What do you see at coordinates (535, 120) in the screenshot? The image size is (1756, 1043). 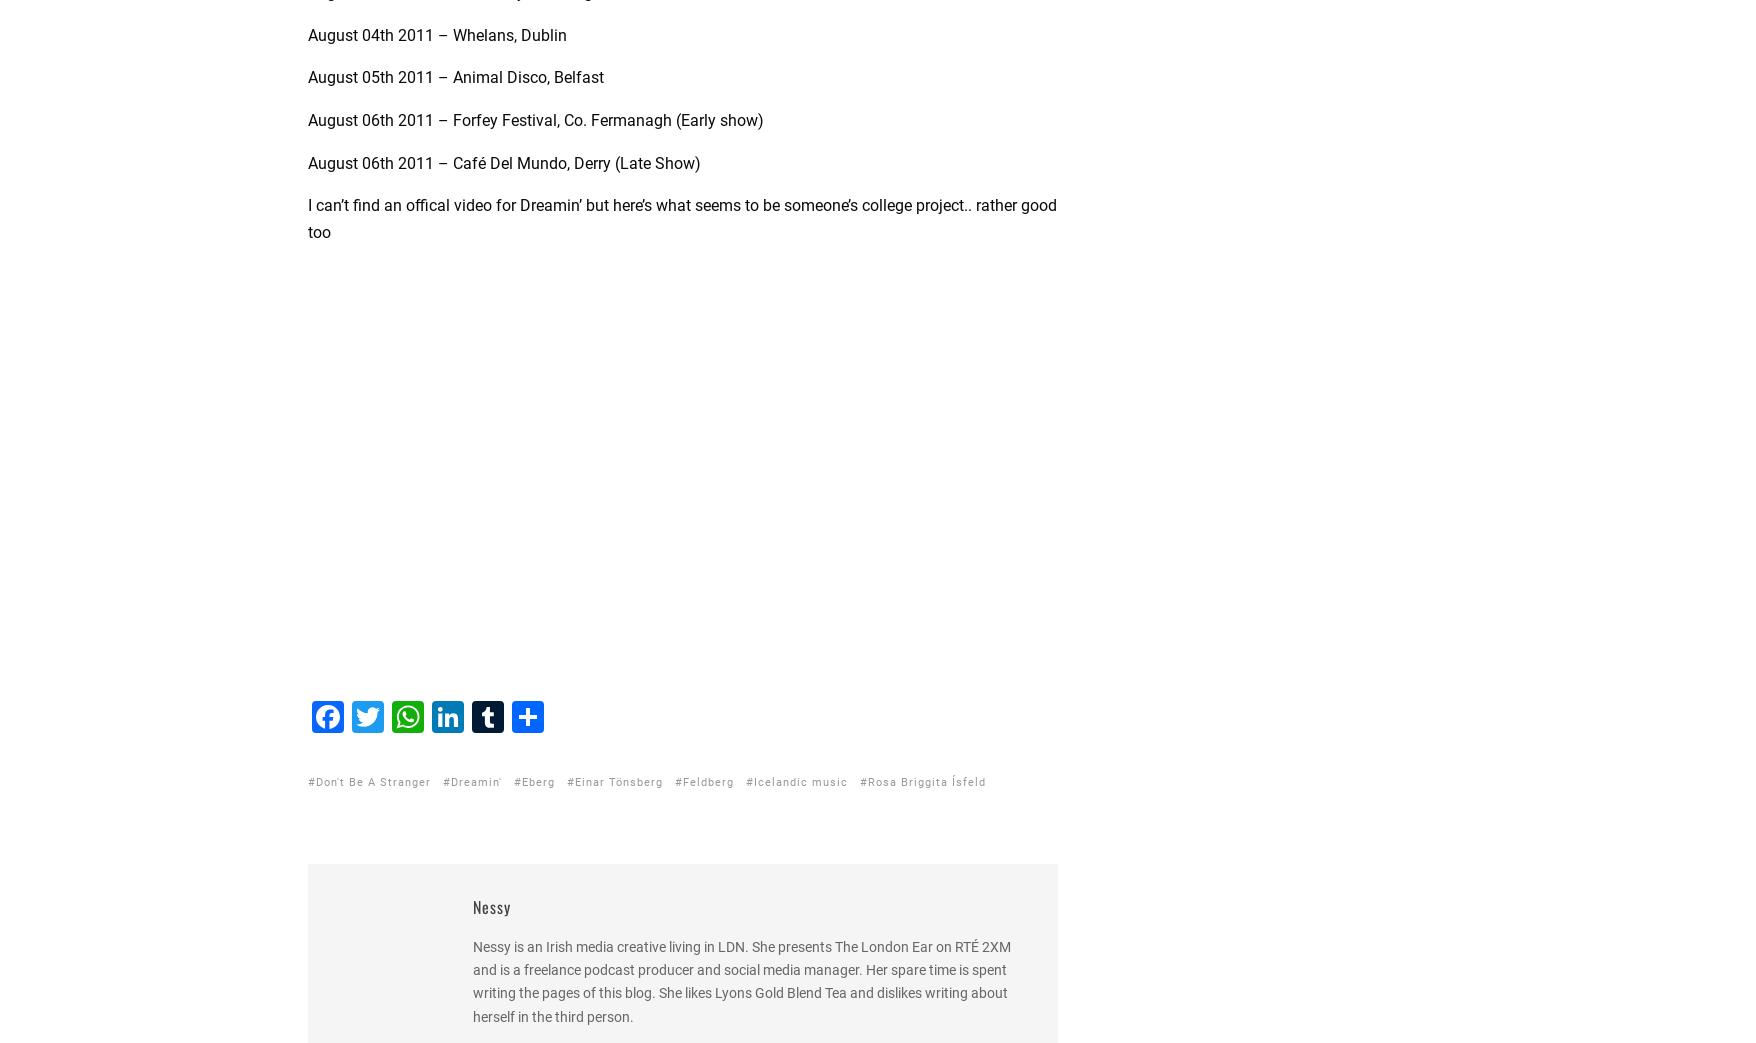 I see `'August 06th 2011 – Forfey Festival, Co. Fermanagh (Early show)'` at bounding box center [535, 120].